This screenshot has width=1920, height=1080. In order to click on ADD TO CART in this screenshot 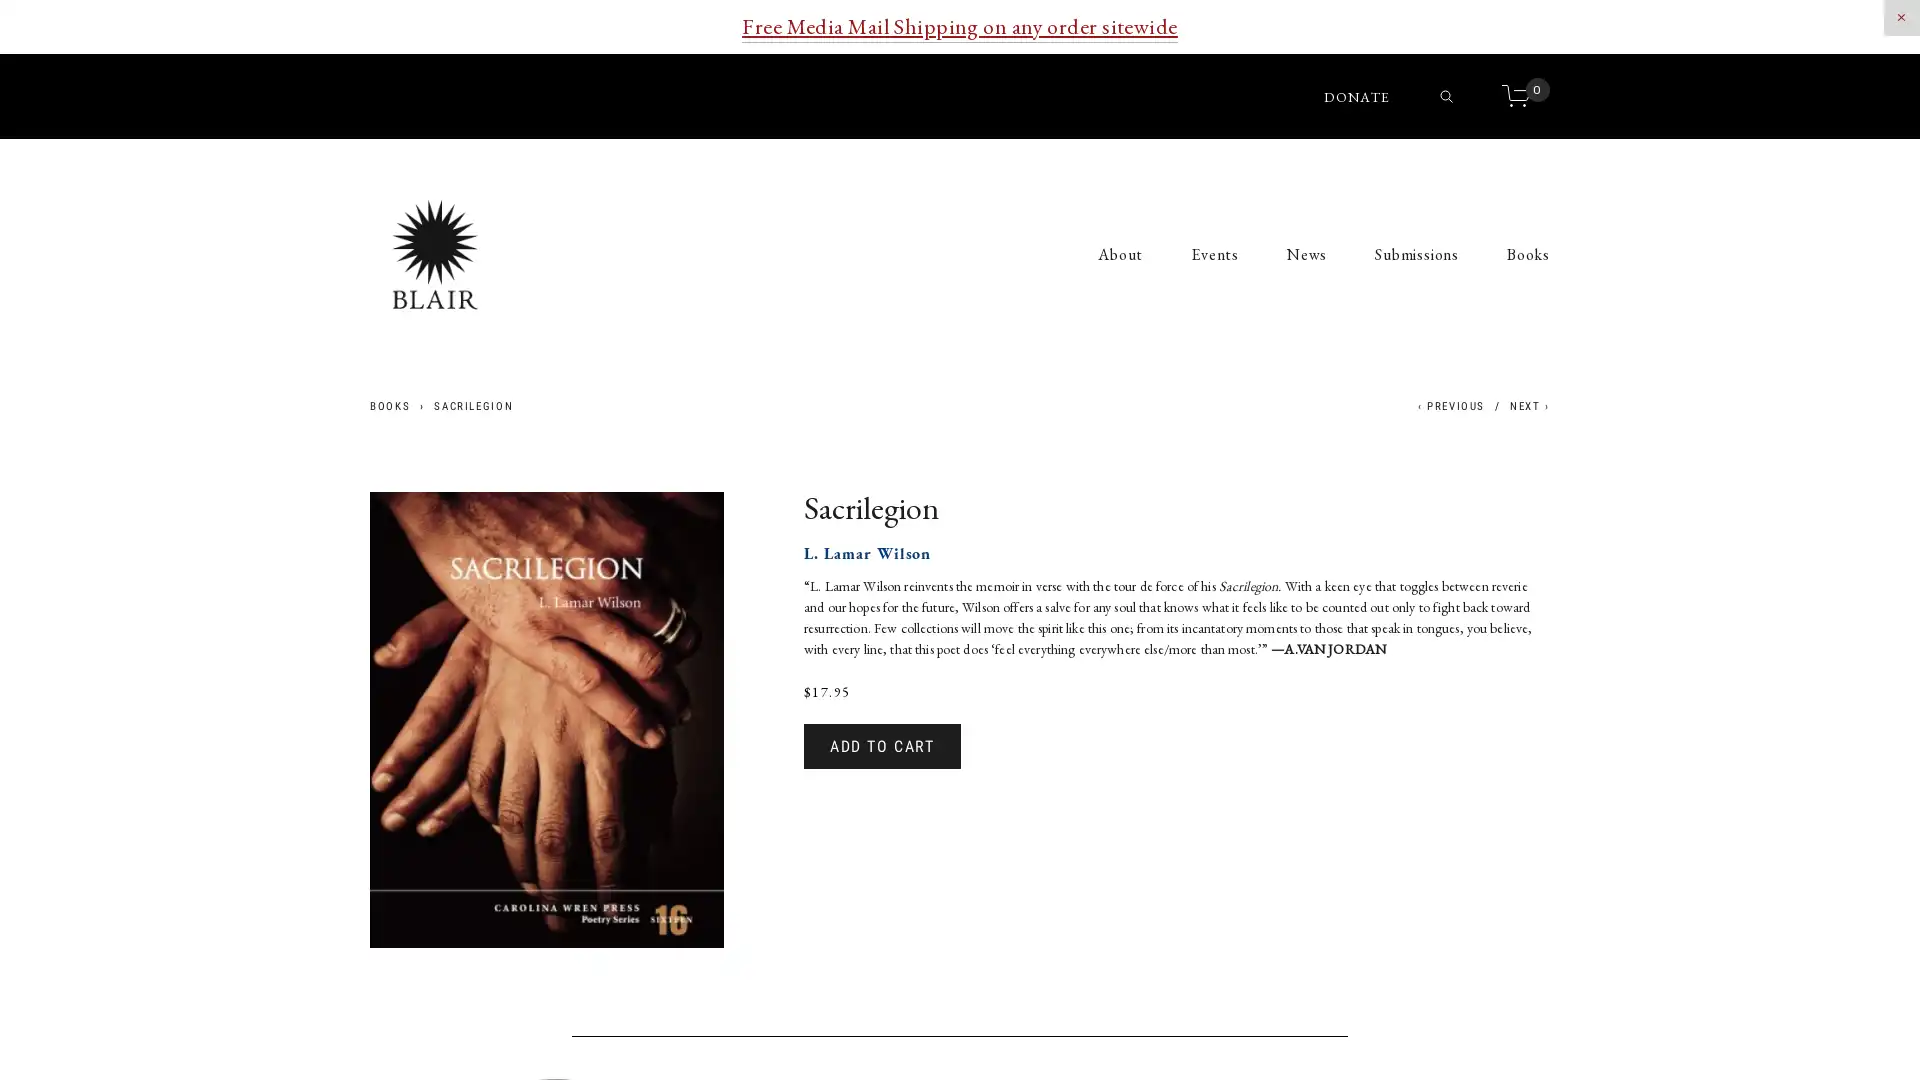, I will do `click(881, 746)`.